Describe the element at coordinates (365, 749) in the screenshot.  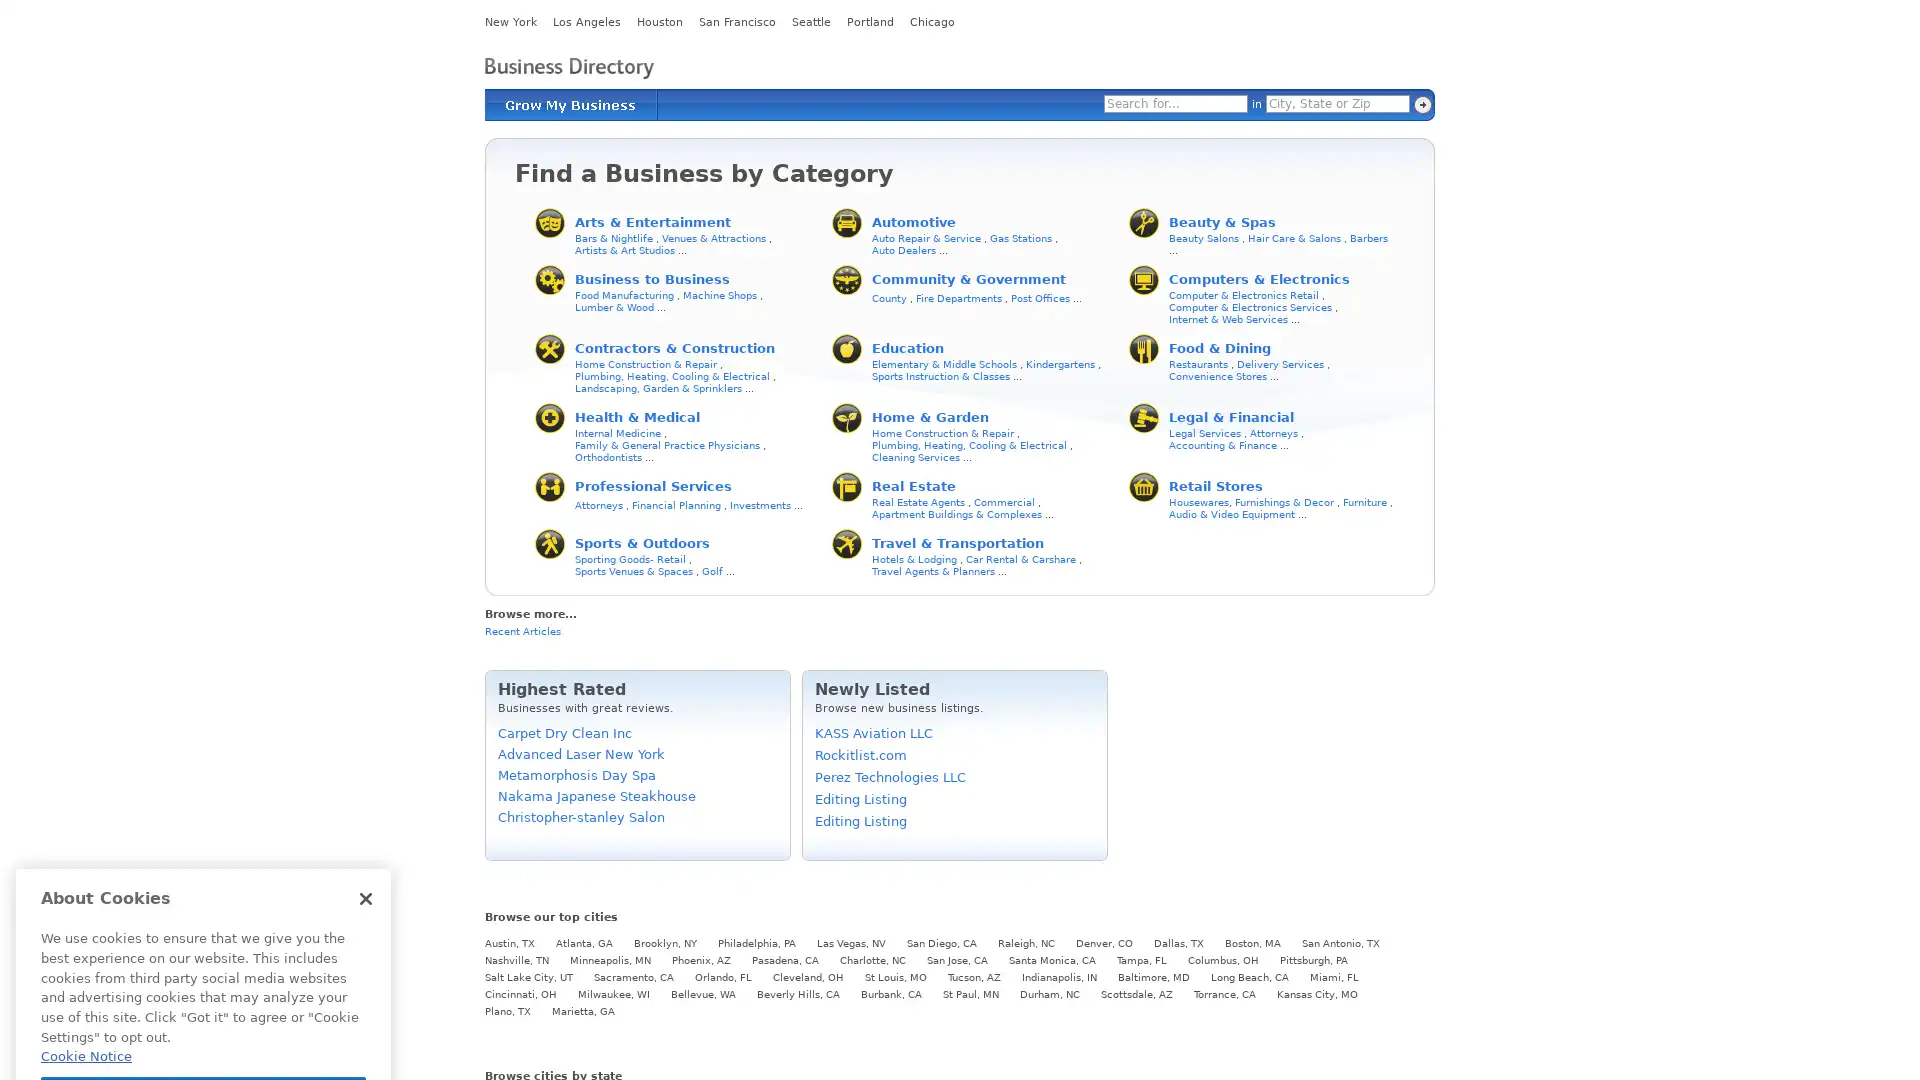
I see `Close` at that location.